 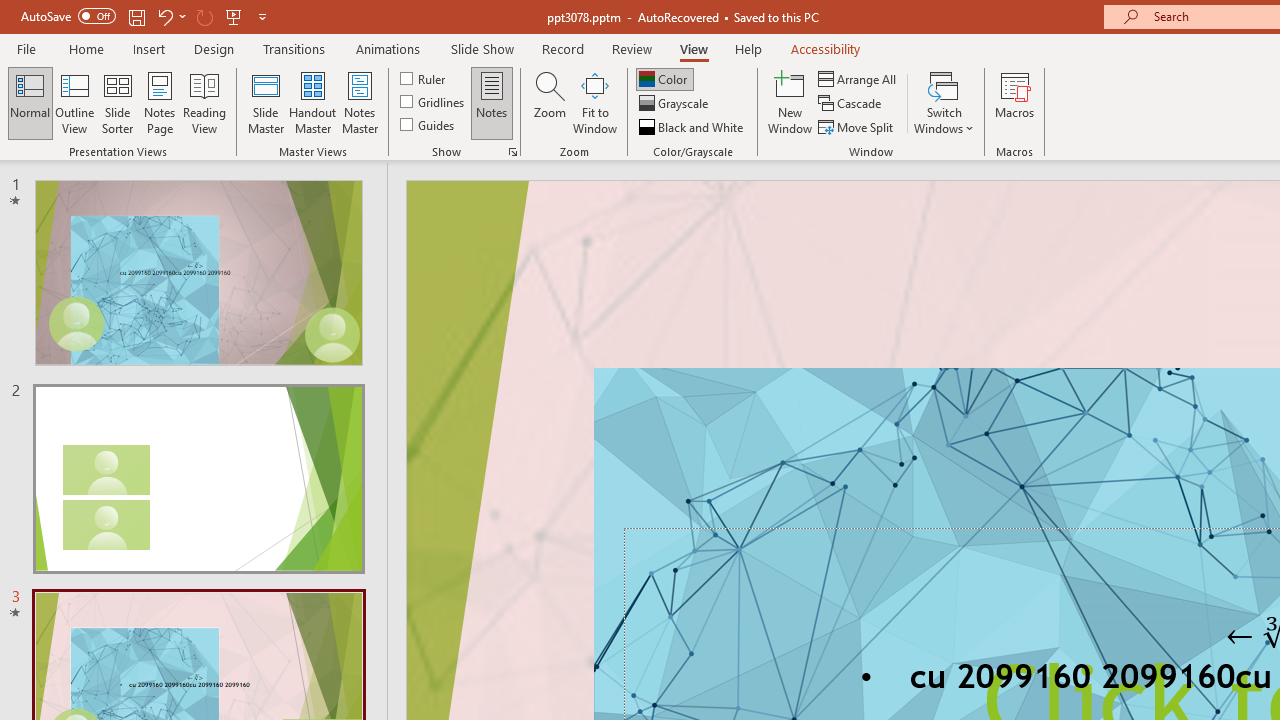 What do you see at coordinates (789, 103) in the screenshot?
I see `'New Window'` at bounding box center [789, 103].